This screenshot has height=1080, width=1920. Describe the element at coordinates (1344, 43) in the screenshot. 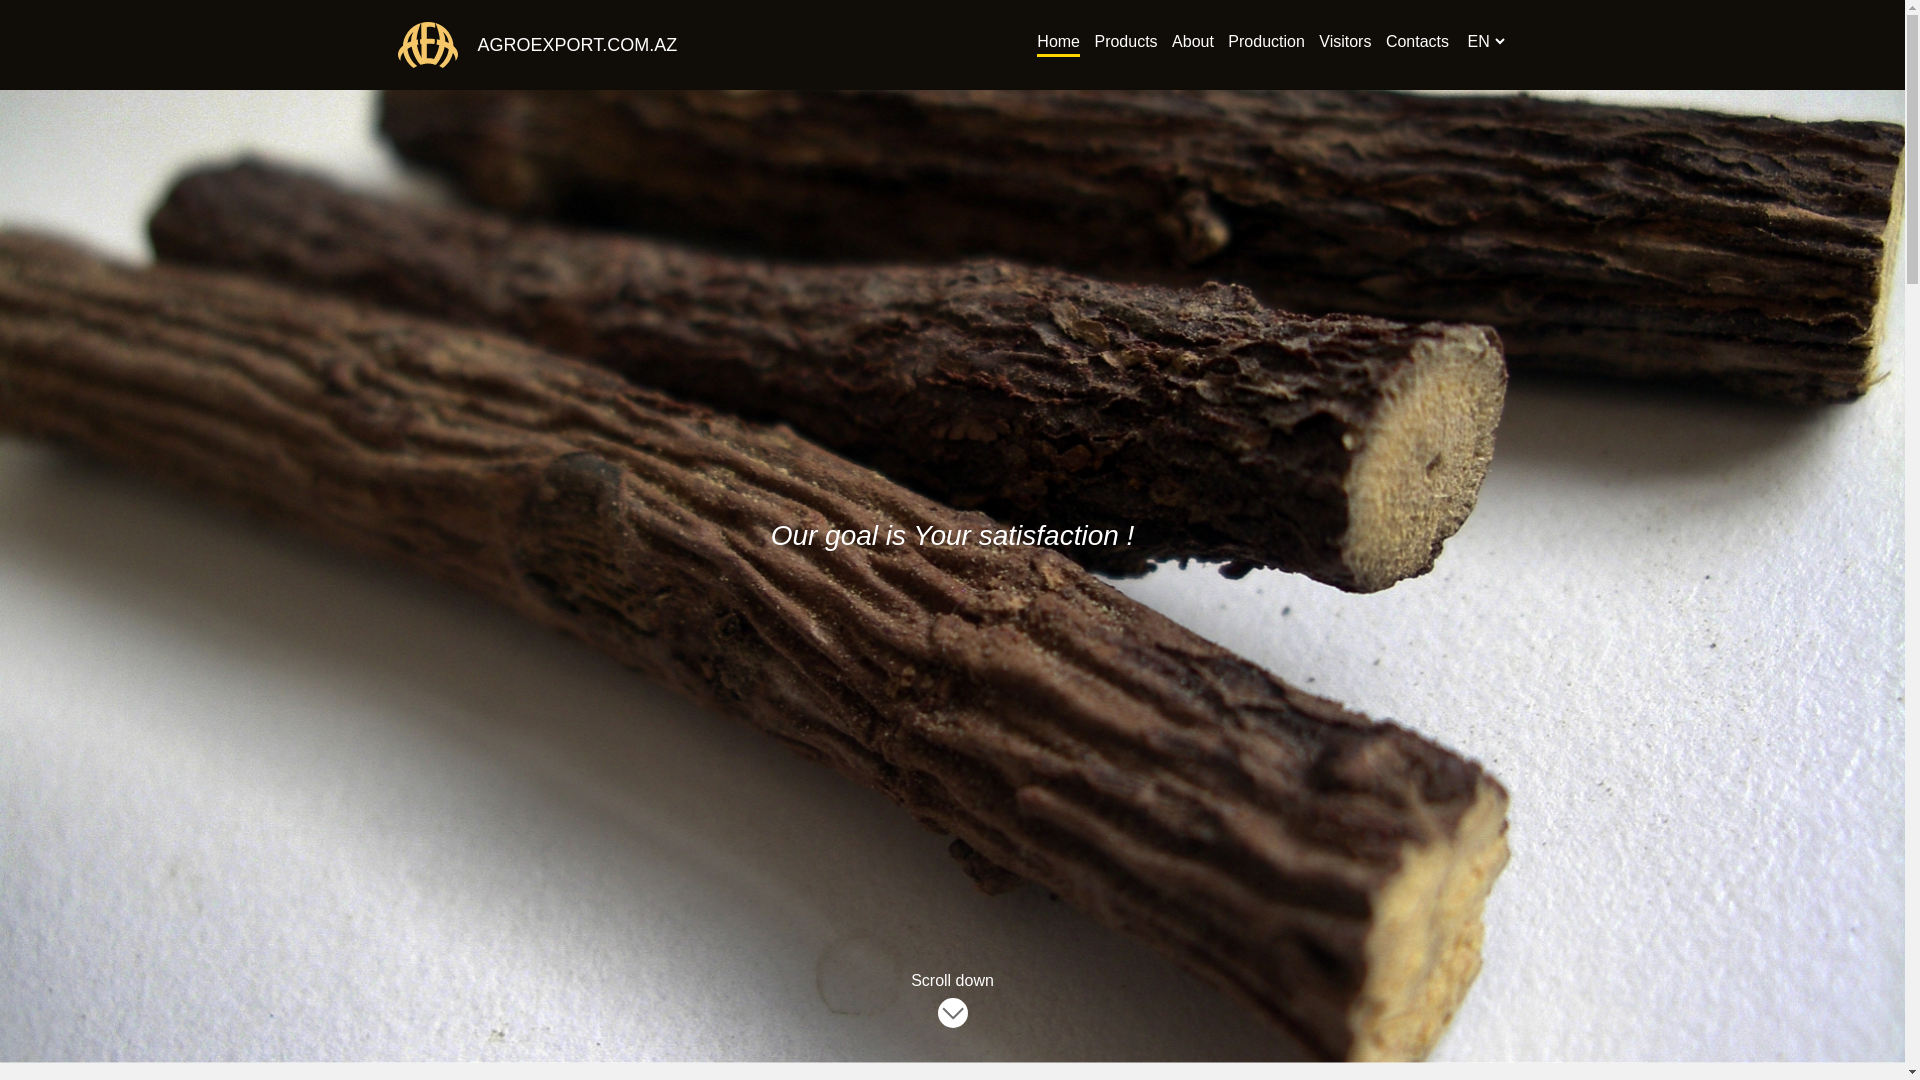

I see `'Visitors'` at that location.